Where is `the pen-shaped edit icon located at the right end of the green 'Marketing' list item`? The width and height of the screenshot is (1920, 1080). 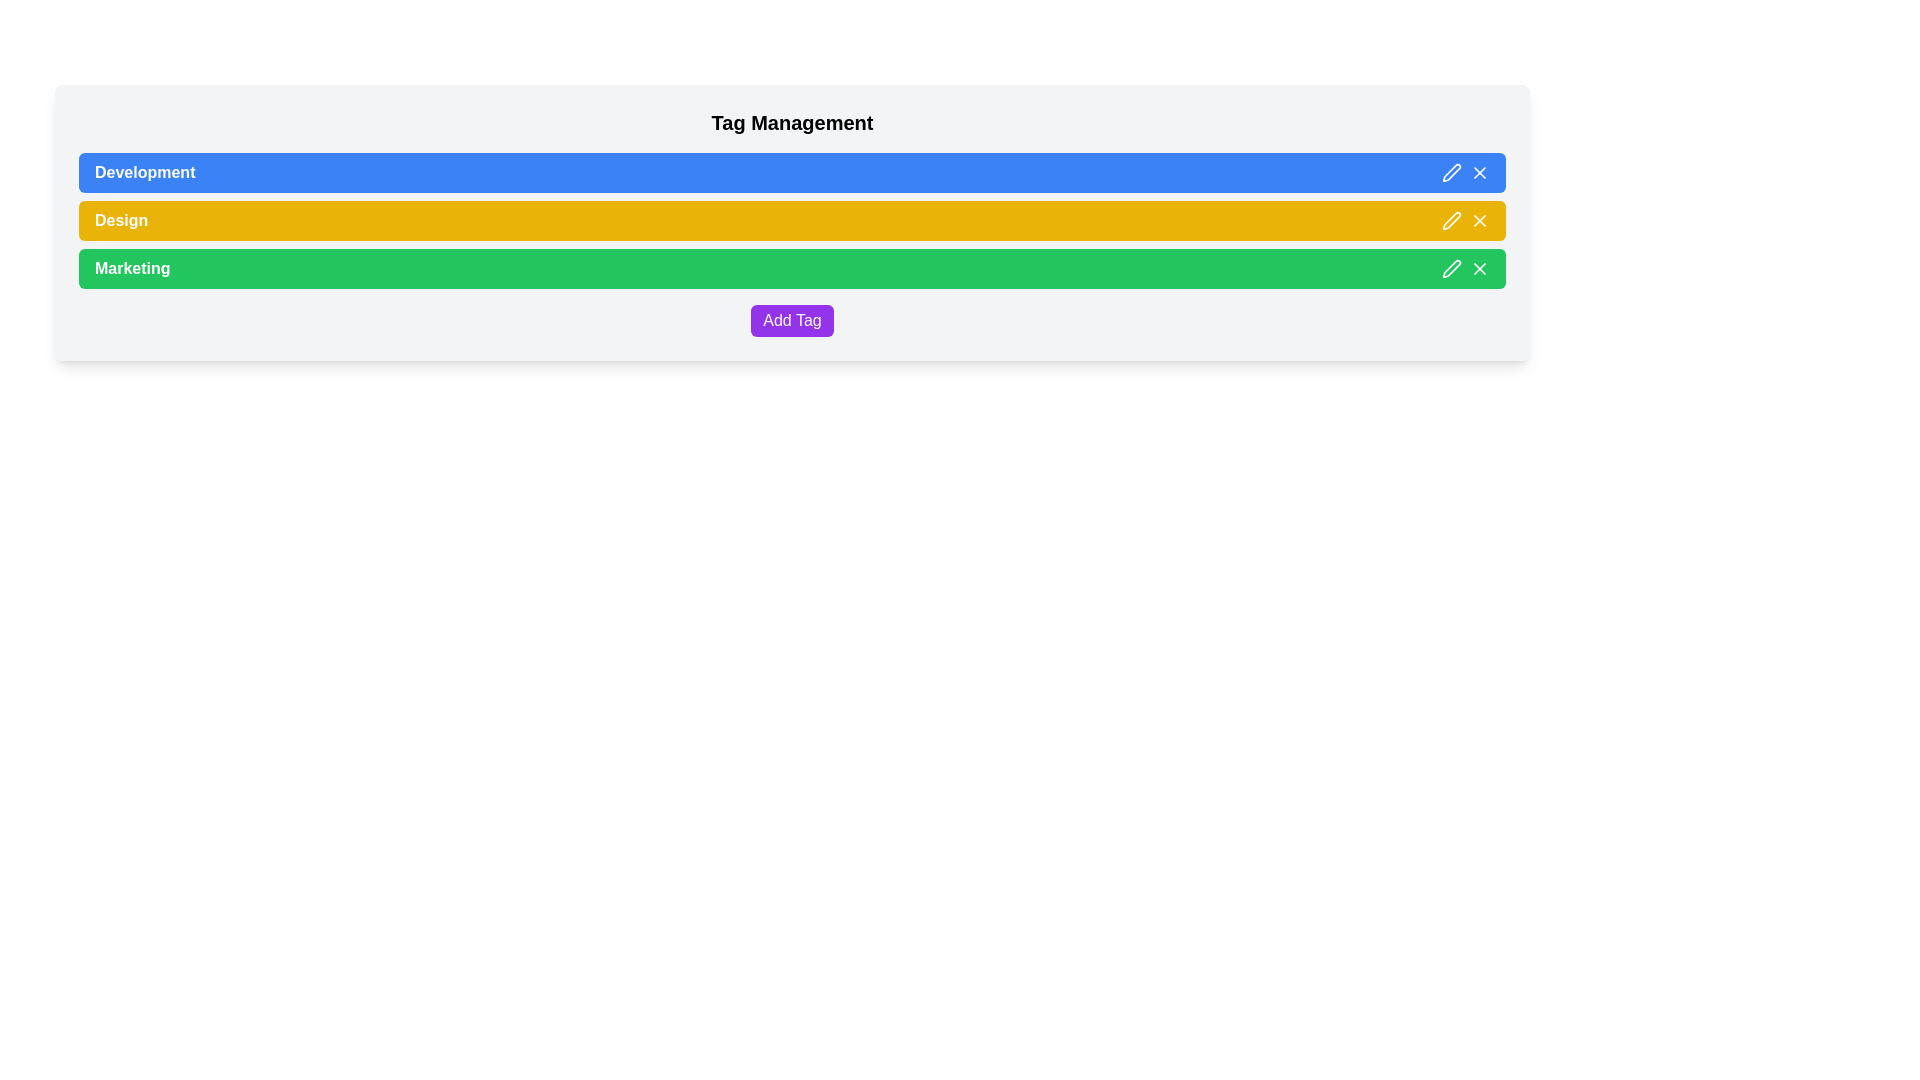
the pen-shaped edit icon located at the right end of the green 'Marketing' list item is located at coordinates (1451, 266).